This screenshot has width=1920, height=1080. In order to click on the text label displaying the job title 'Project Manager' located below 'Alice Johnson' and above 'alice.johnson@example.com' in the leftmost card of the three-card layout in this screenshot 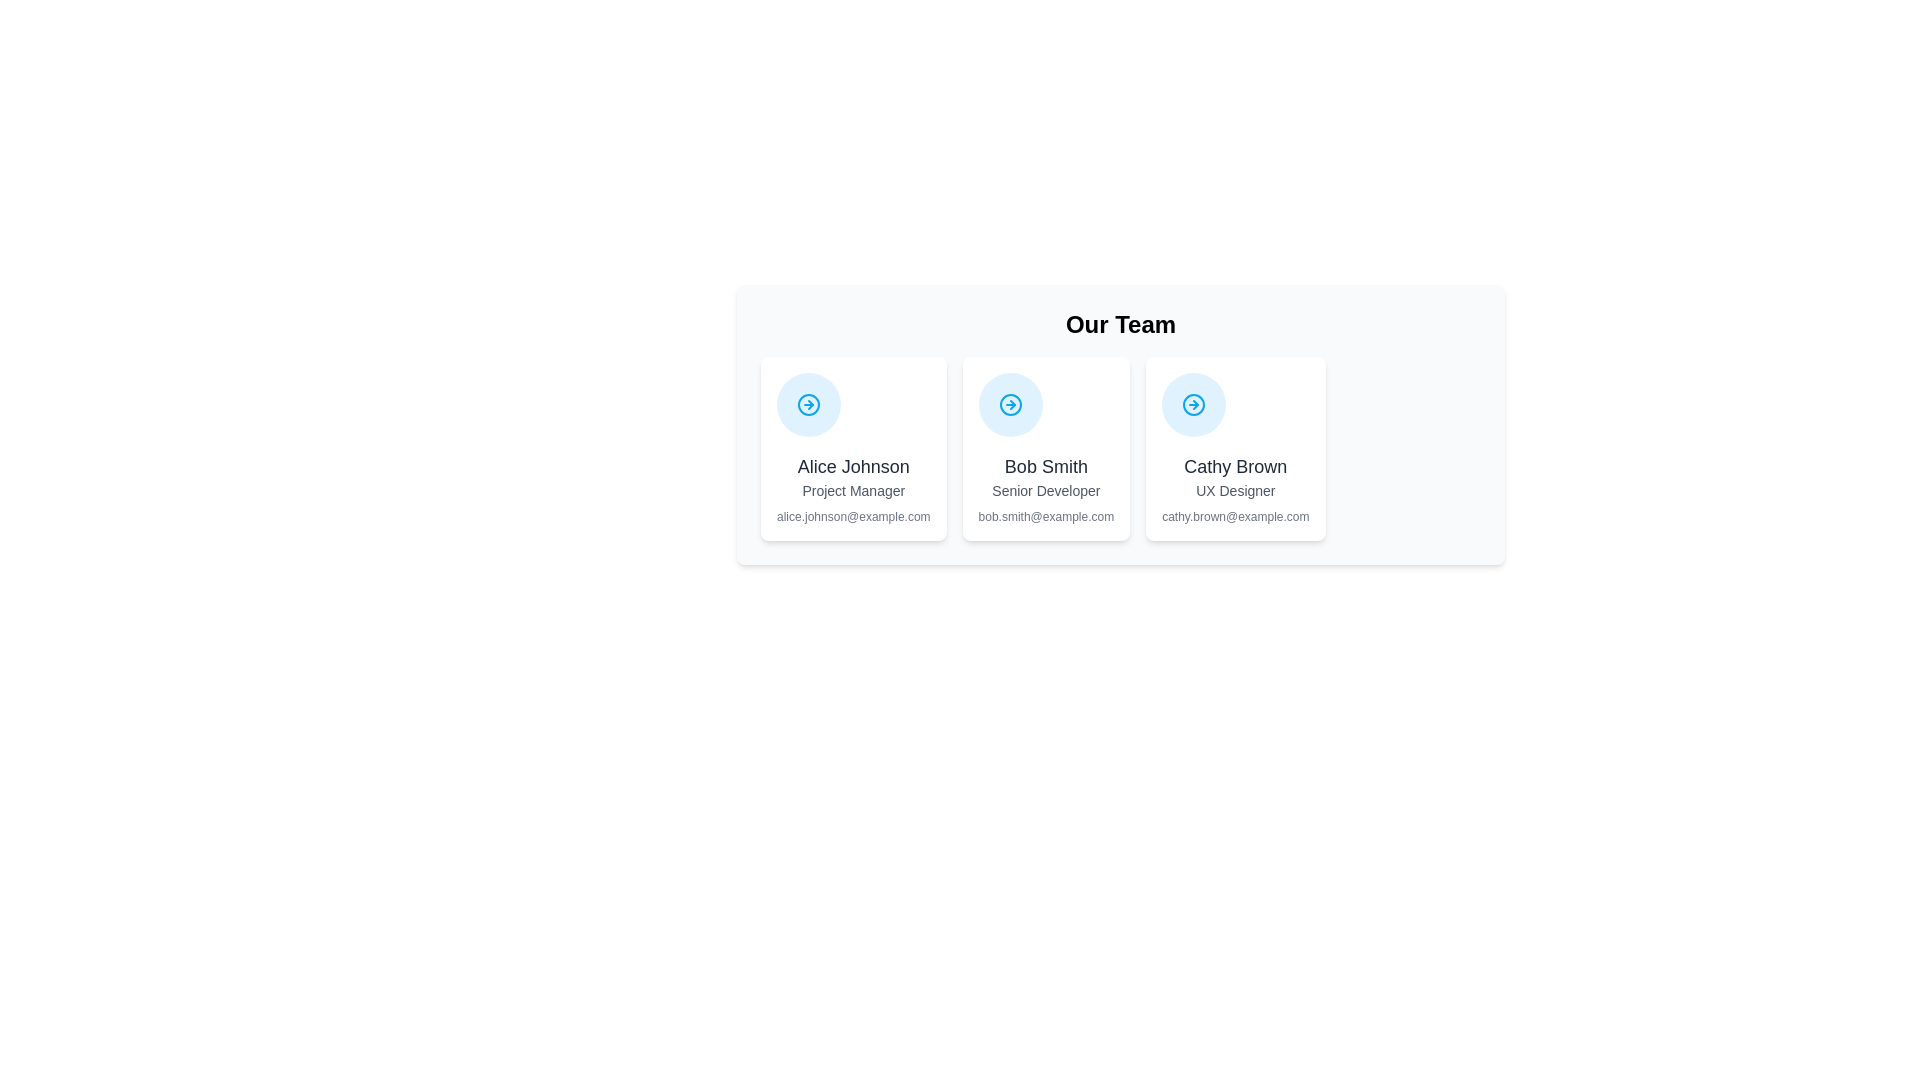, I will do `click(853, 490)`.